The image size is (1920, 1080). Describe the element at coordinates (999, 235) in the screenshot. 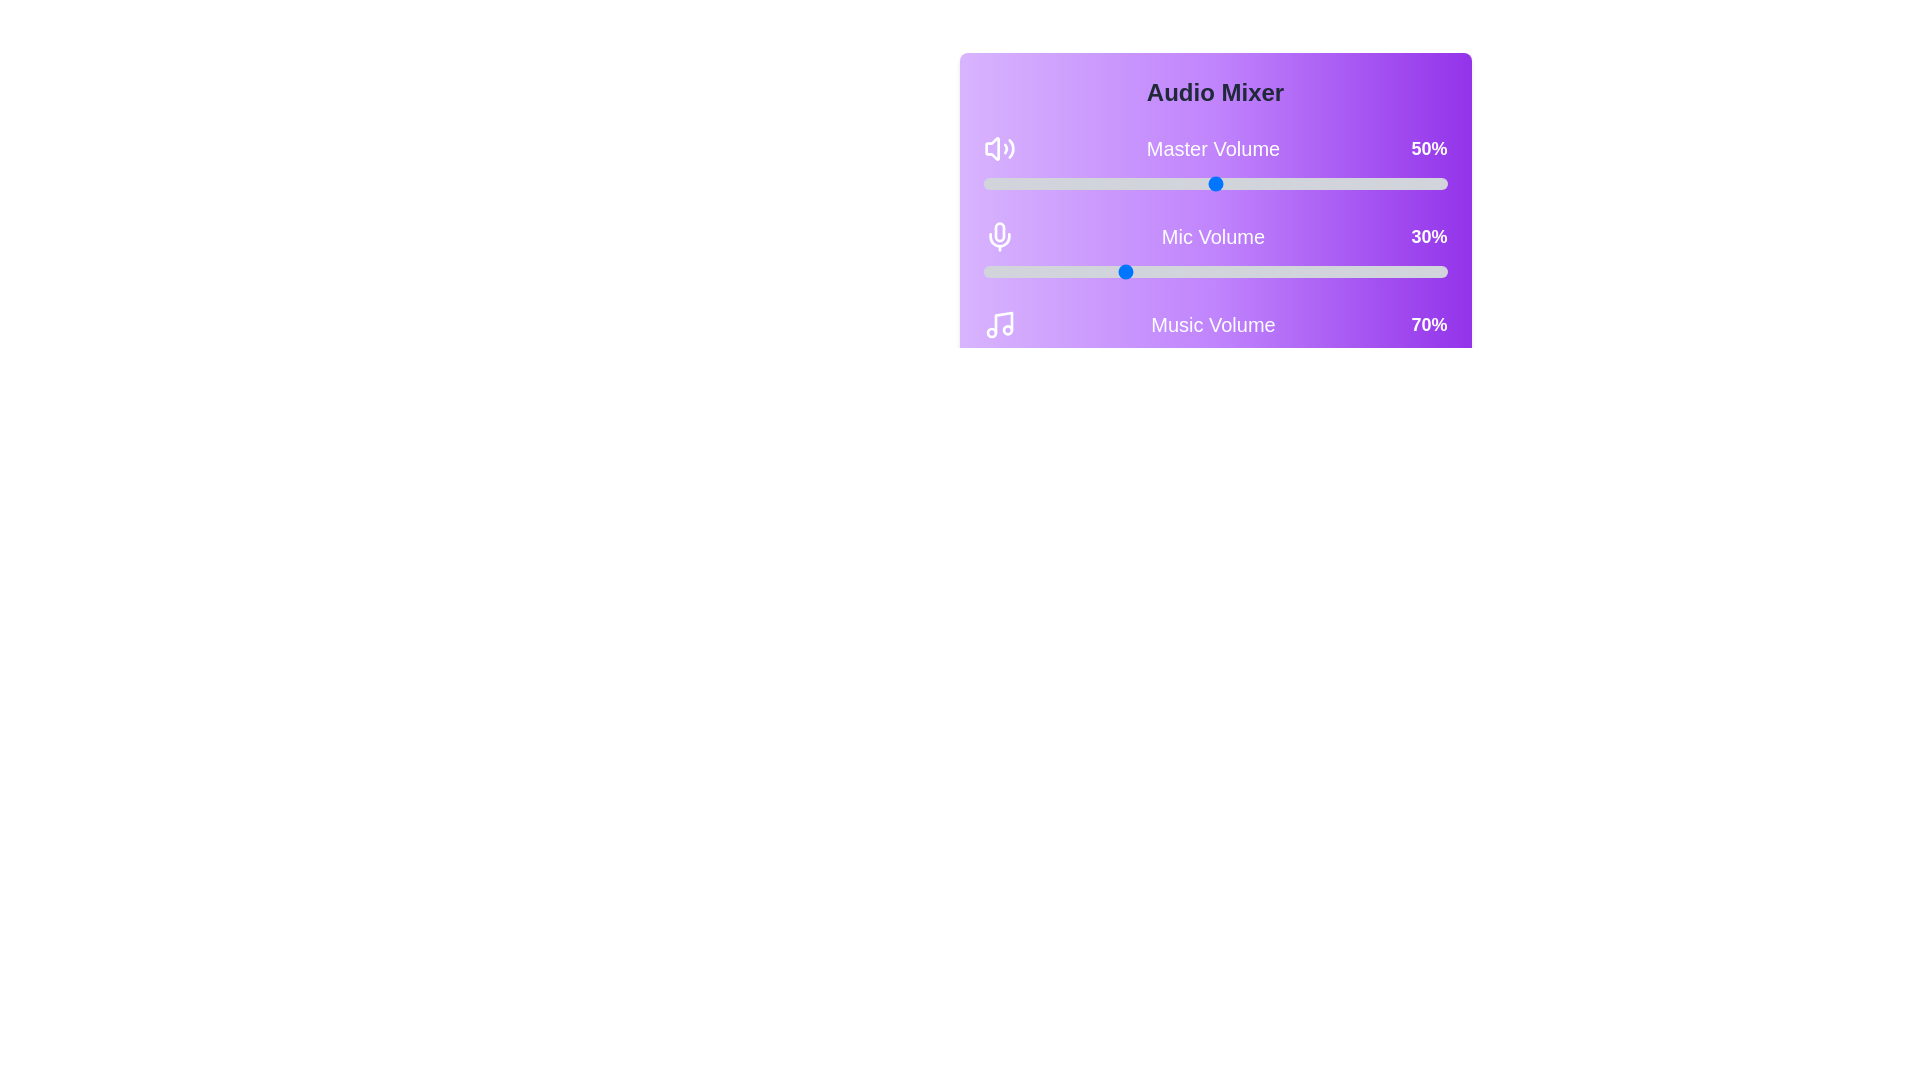

I see `the microphone icon located on the left side of the 'Mic Volume' control row, which is styled with white strokes on a transparent background` at that location.